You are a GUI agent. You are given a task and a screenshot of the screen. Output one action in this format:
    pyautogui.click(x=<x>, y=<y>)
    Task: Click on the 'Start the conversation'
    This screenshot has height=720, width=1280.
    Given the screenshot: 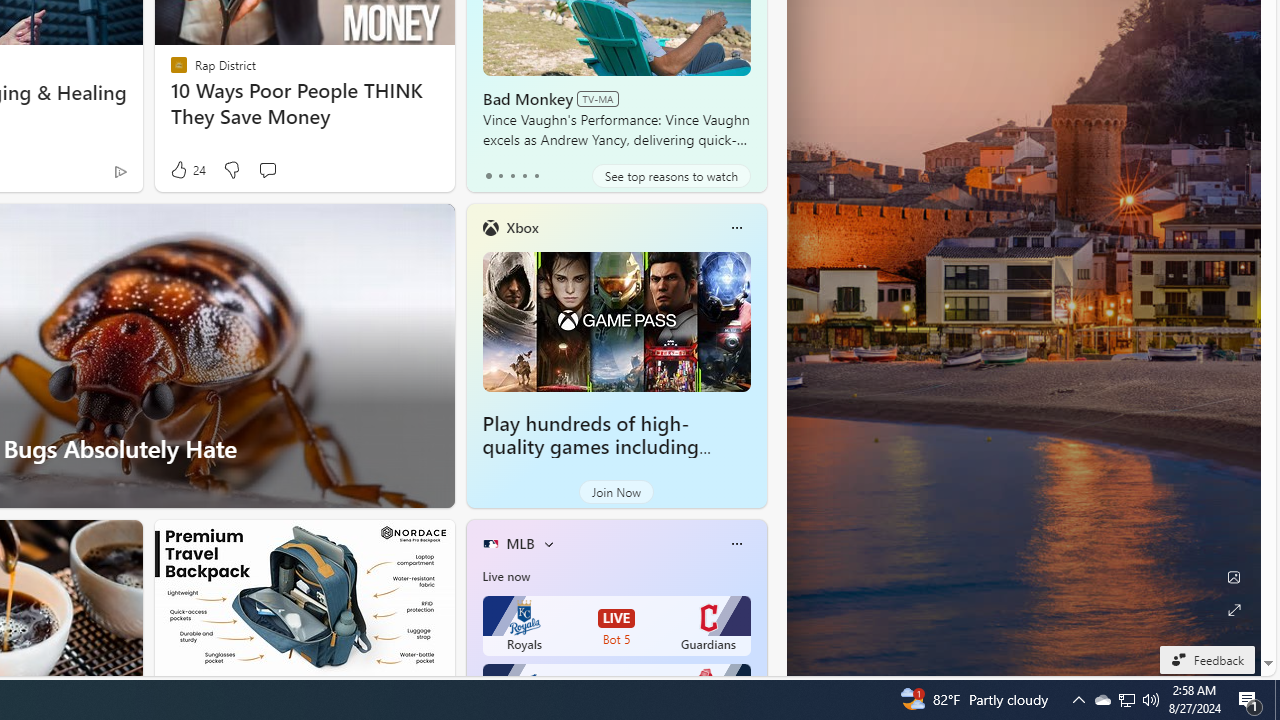 What is the action you would take?
    pyautogui.click(x=266, y=168)
    